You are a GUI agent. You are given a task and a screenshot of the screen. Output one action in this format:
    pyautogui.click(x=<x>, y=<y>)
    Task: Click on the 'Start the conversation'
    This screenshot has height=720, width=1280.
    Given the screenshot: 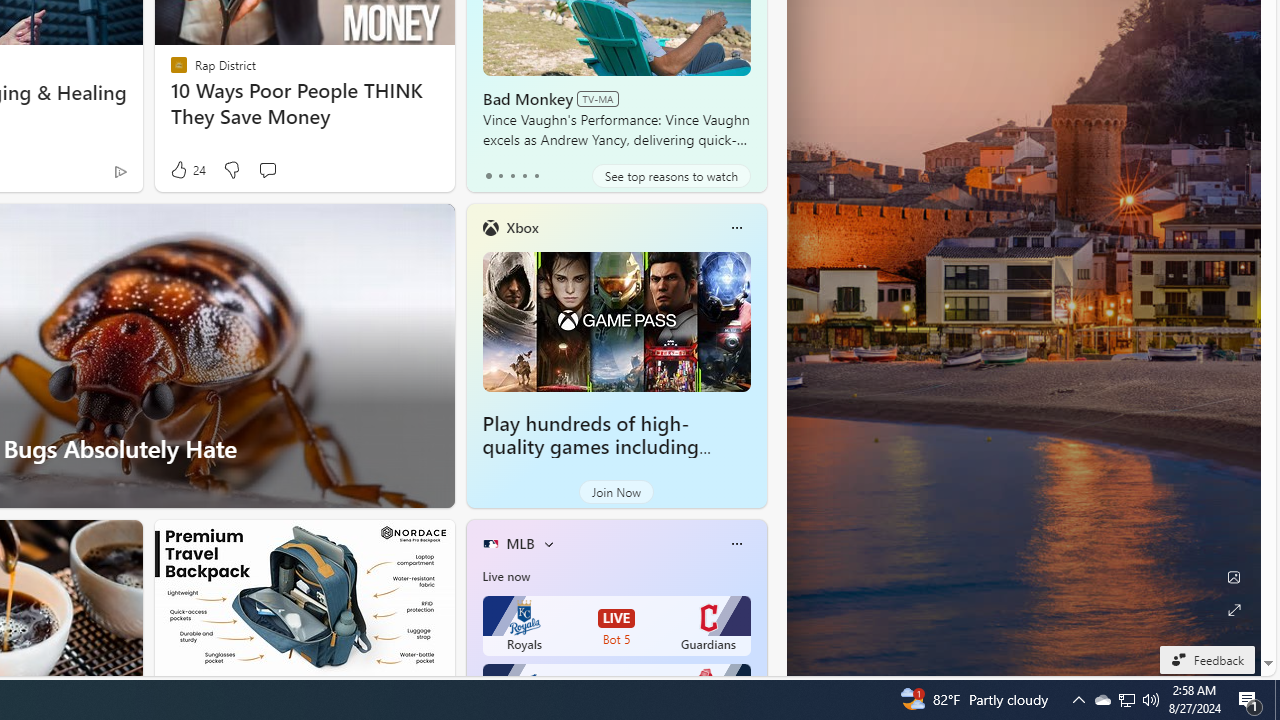 What is the action you would take?
    pyautogui.click(x=266, y=168)
    